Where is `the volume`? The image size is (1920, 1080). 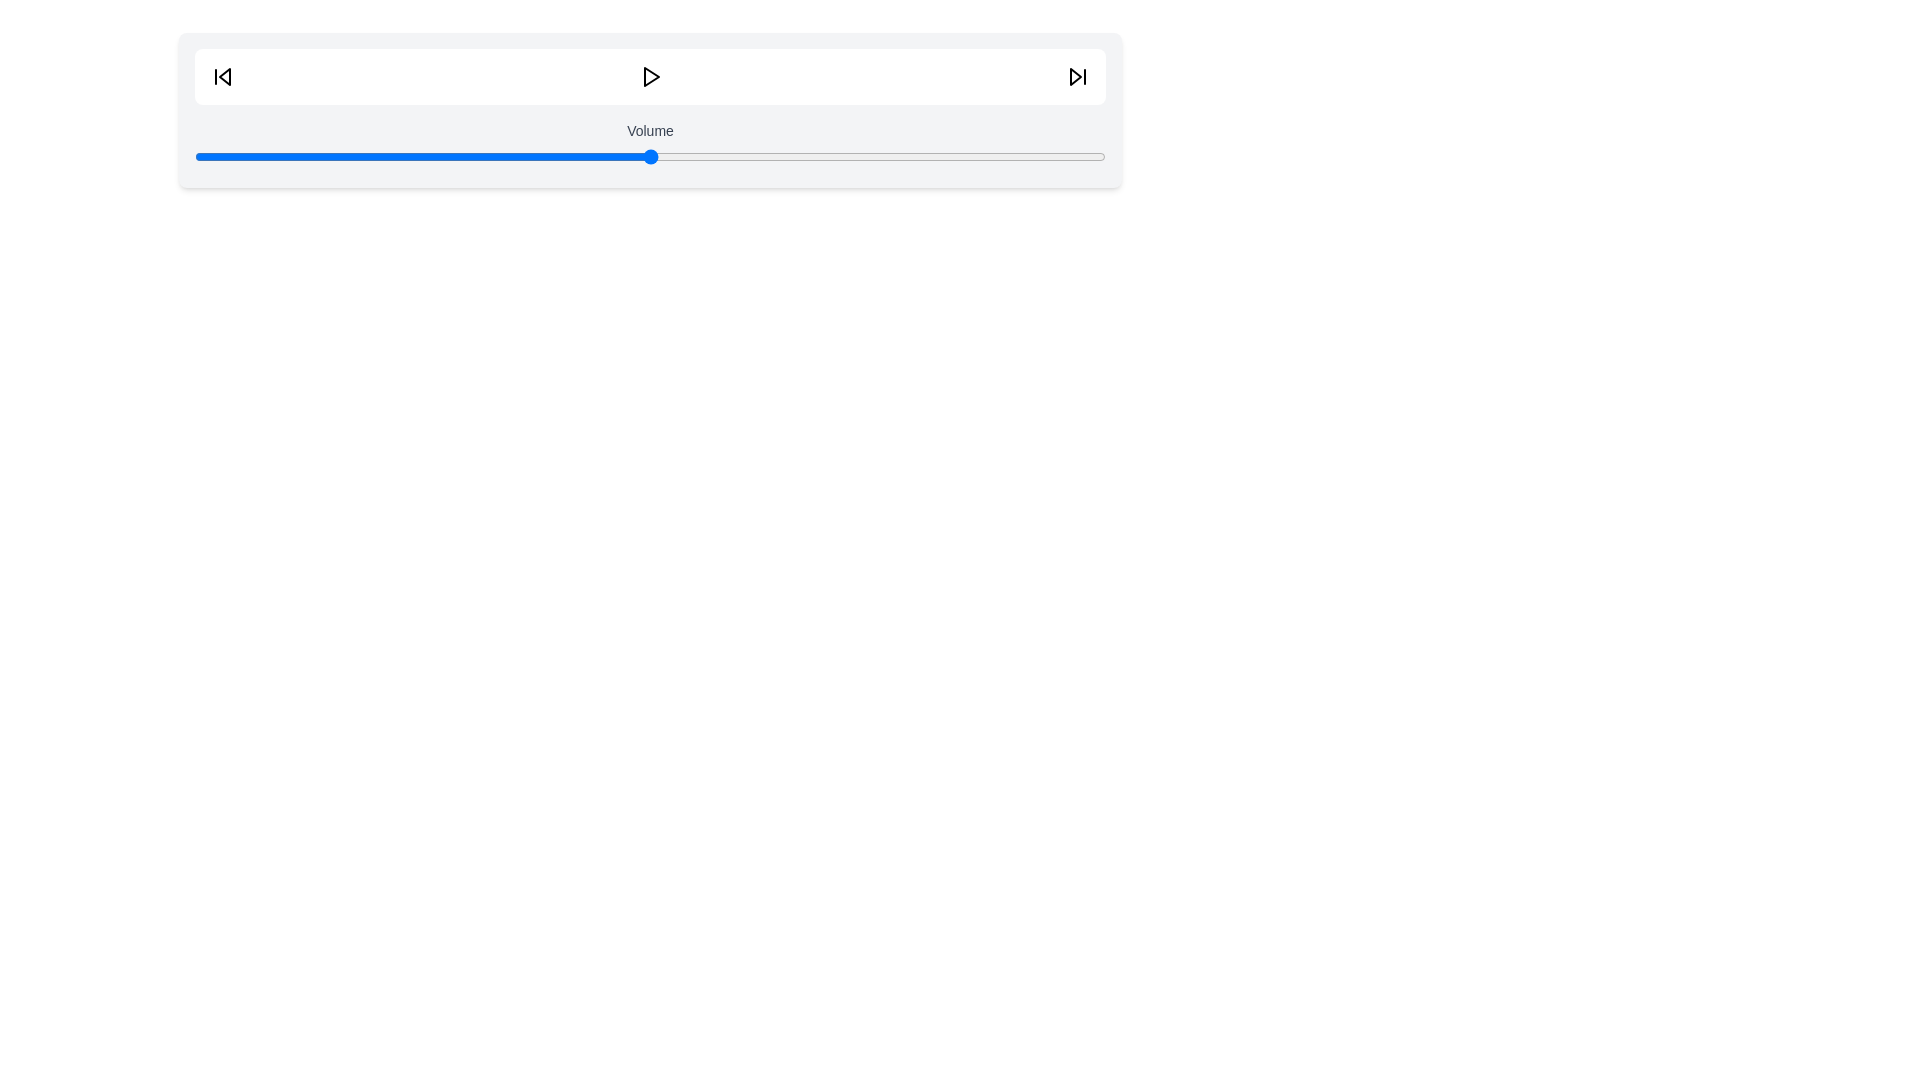
the volume is located at coordinates (513, 156).